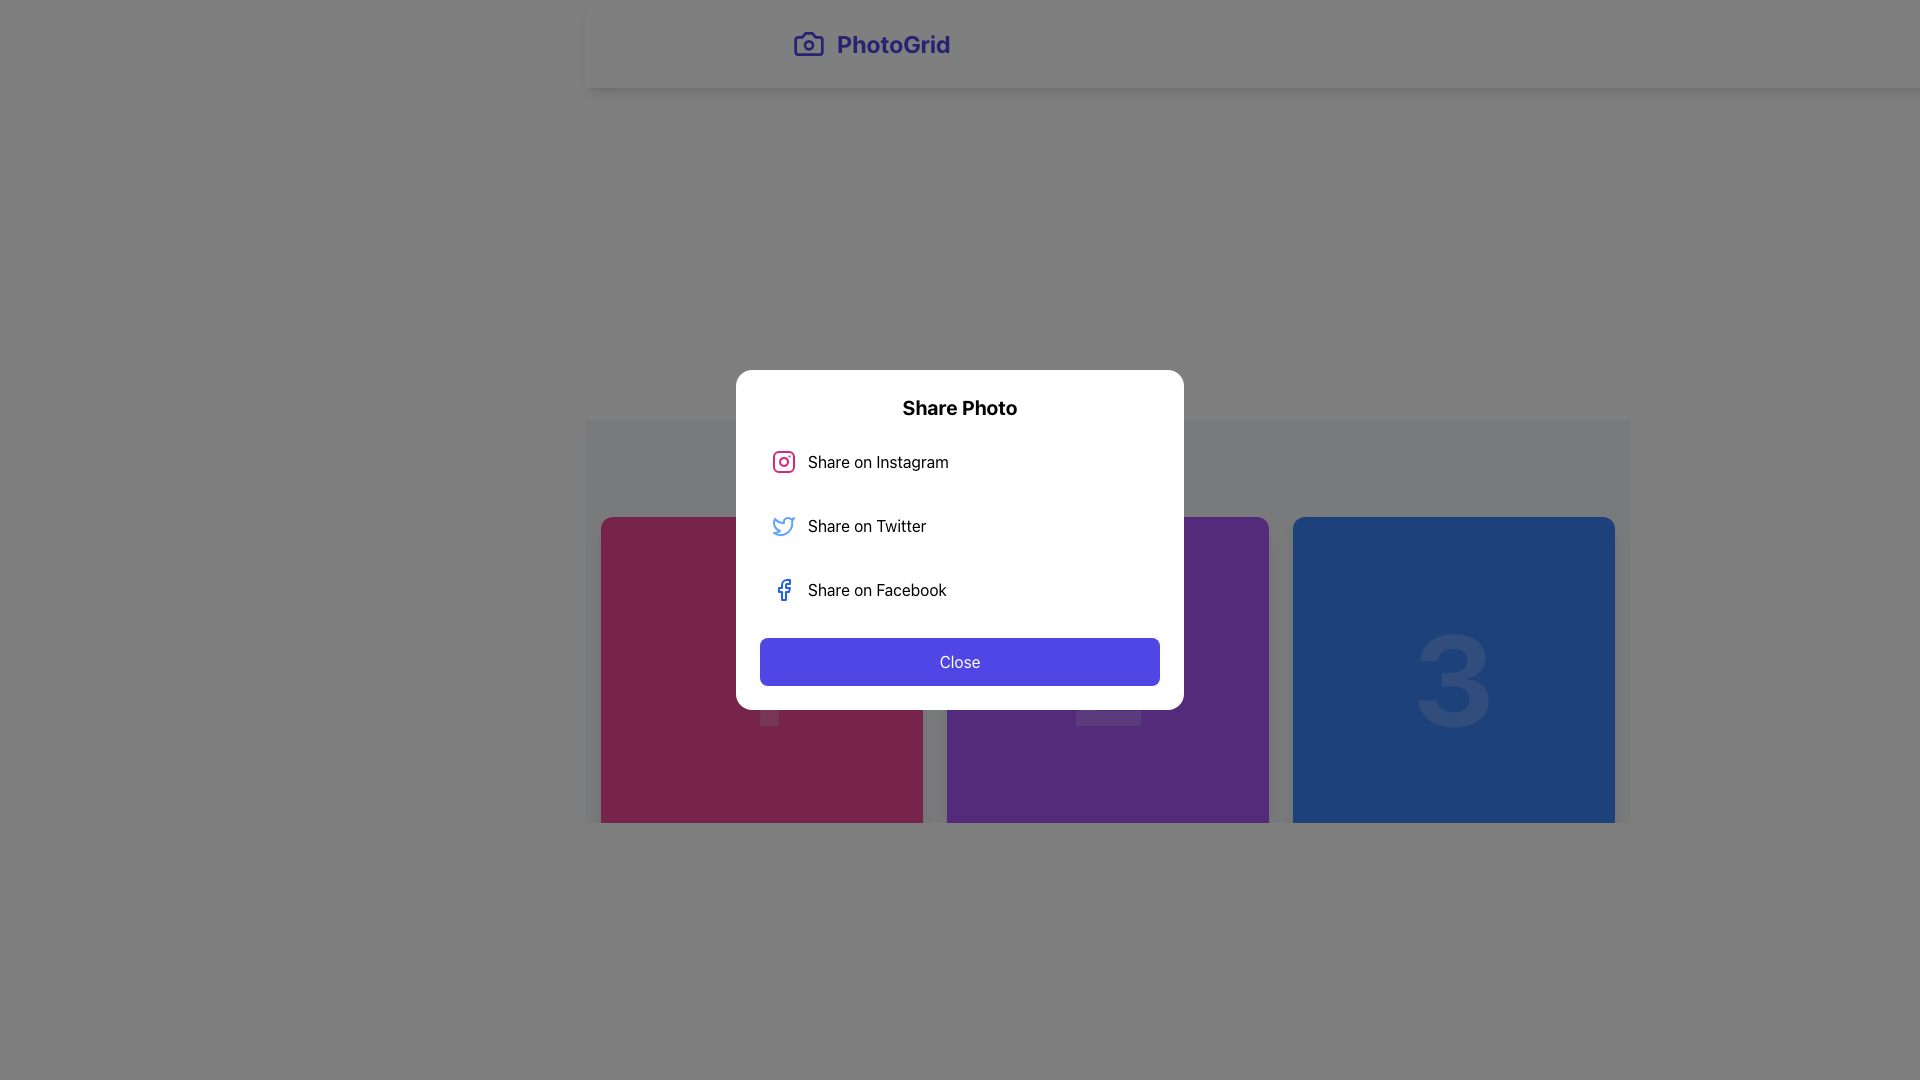  I want to click on the Twitter bird icon located within the 'Share on Twitter' button in the modal dialog titled 'Share Photo', so click(782, 524).